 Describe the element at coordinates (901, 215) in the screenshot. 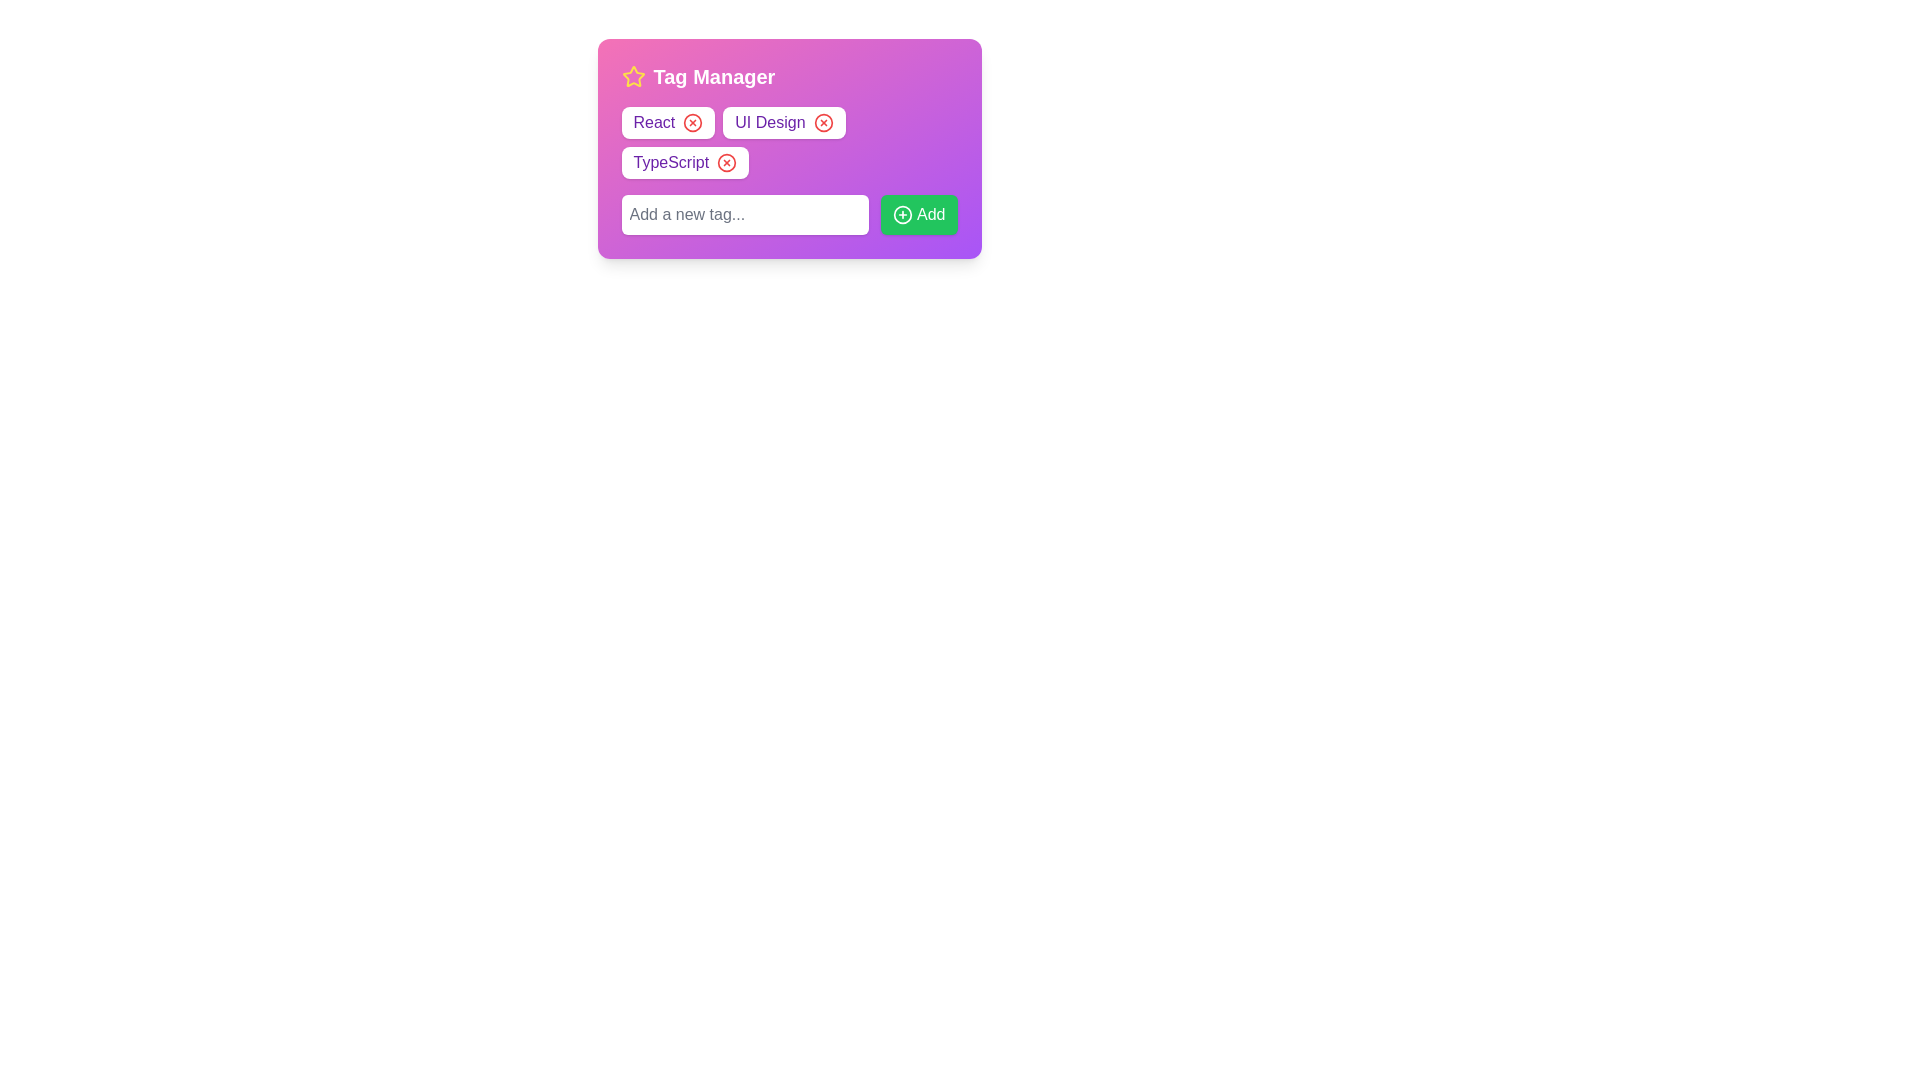

I see `the SVG icon with a circular boundary and a '+' symbol in the center, which is located to the left of the 'Add' text inside the green 'Add' button` at that location.